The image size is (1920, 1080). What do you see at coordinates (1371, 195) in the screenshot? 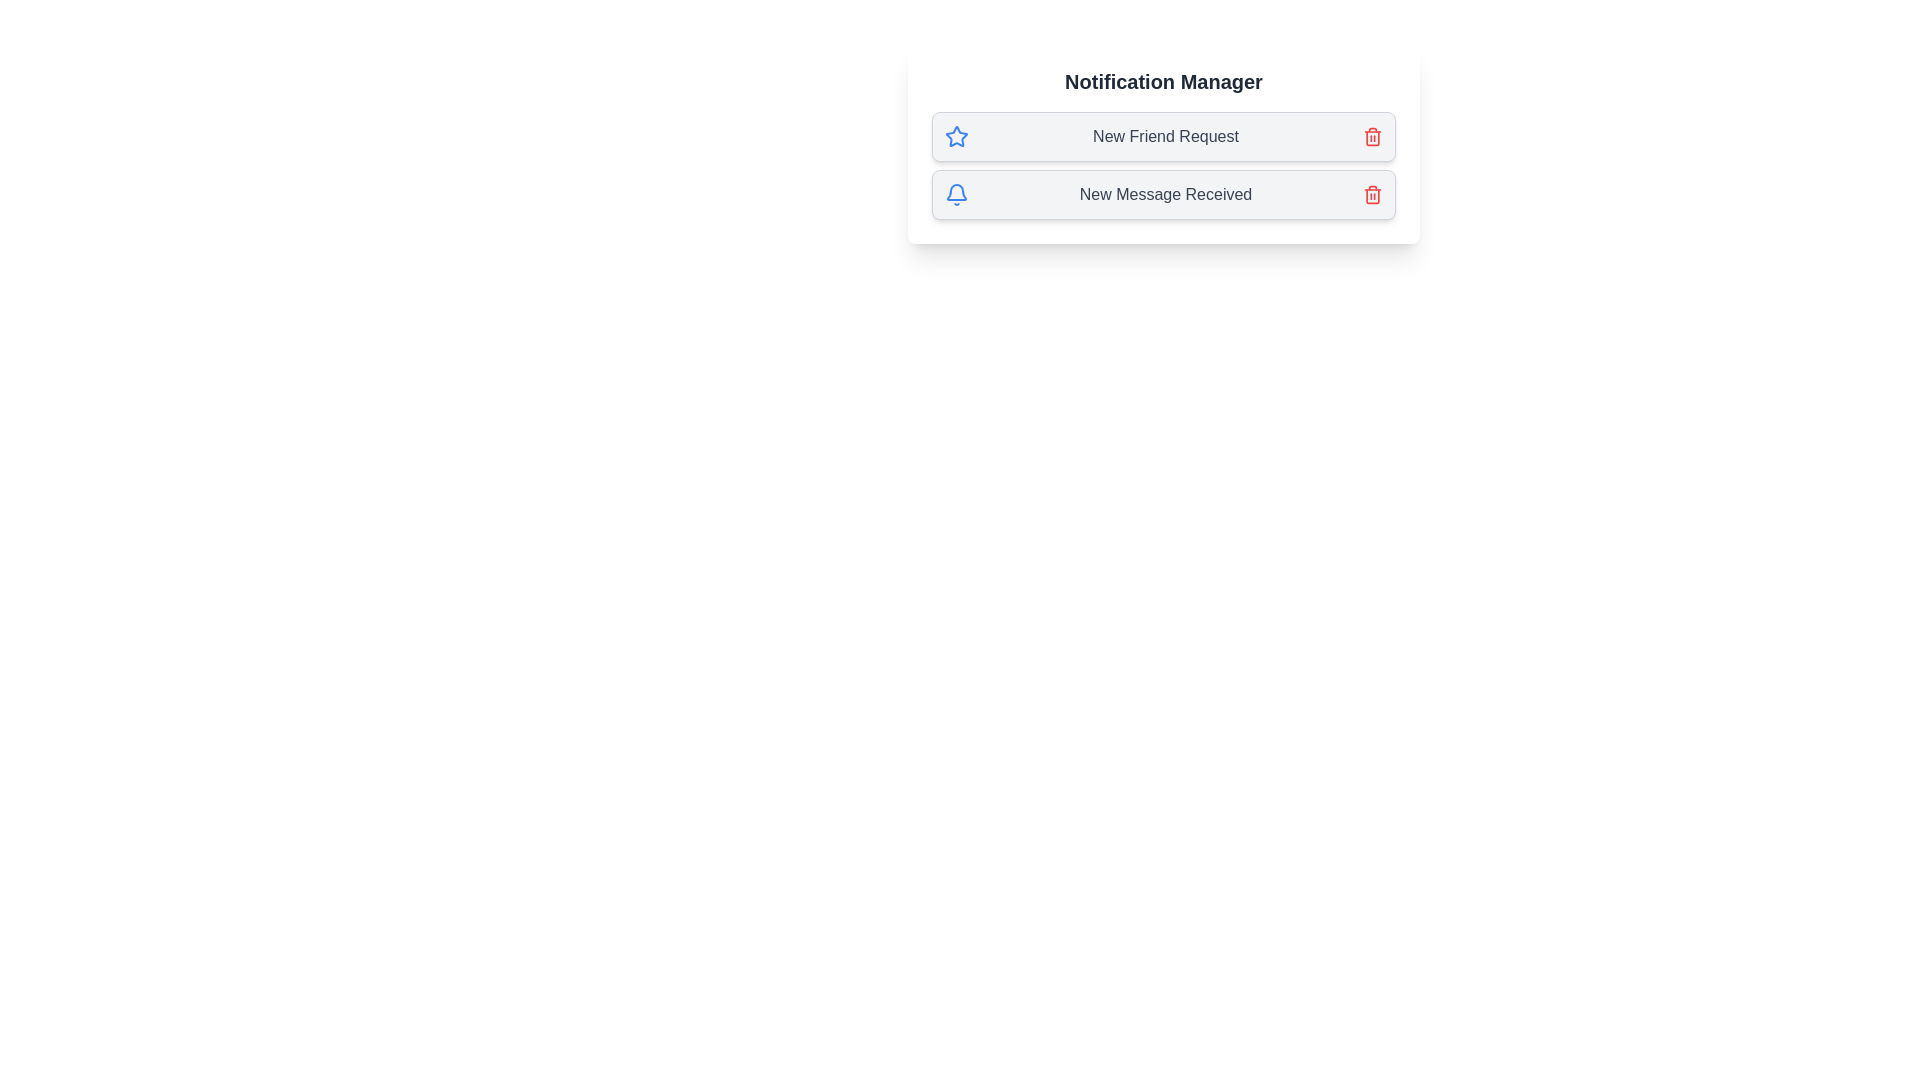
I see `the trash icon to remove a notification. Specify the notification to remove as New Message Received` at bounding box center [1371, 195].